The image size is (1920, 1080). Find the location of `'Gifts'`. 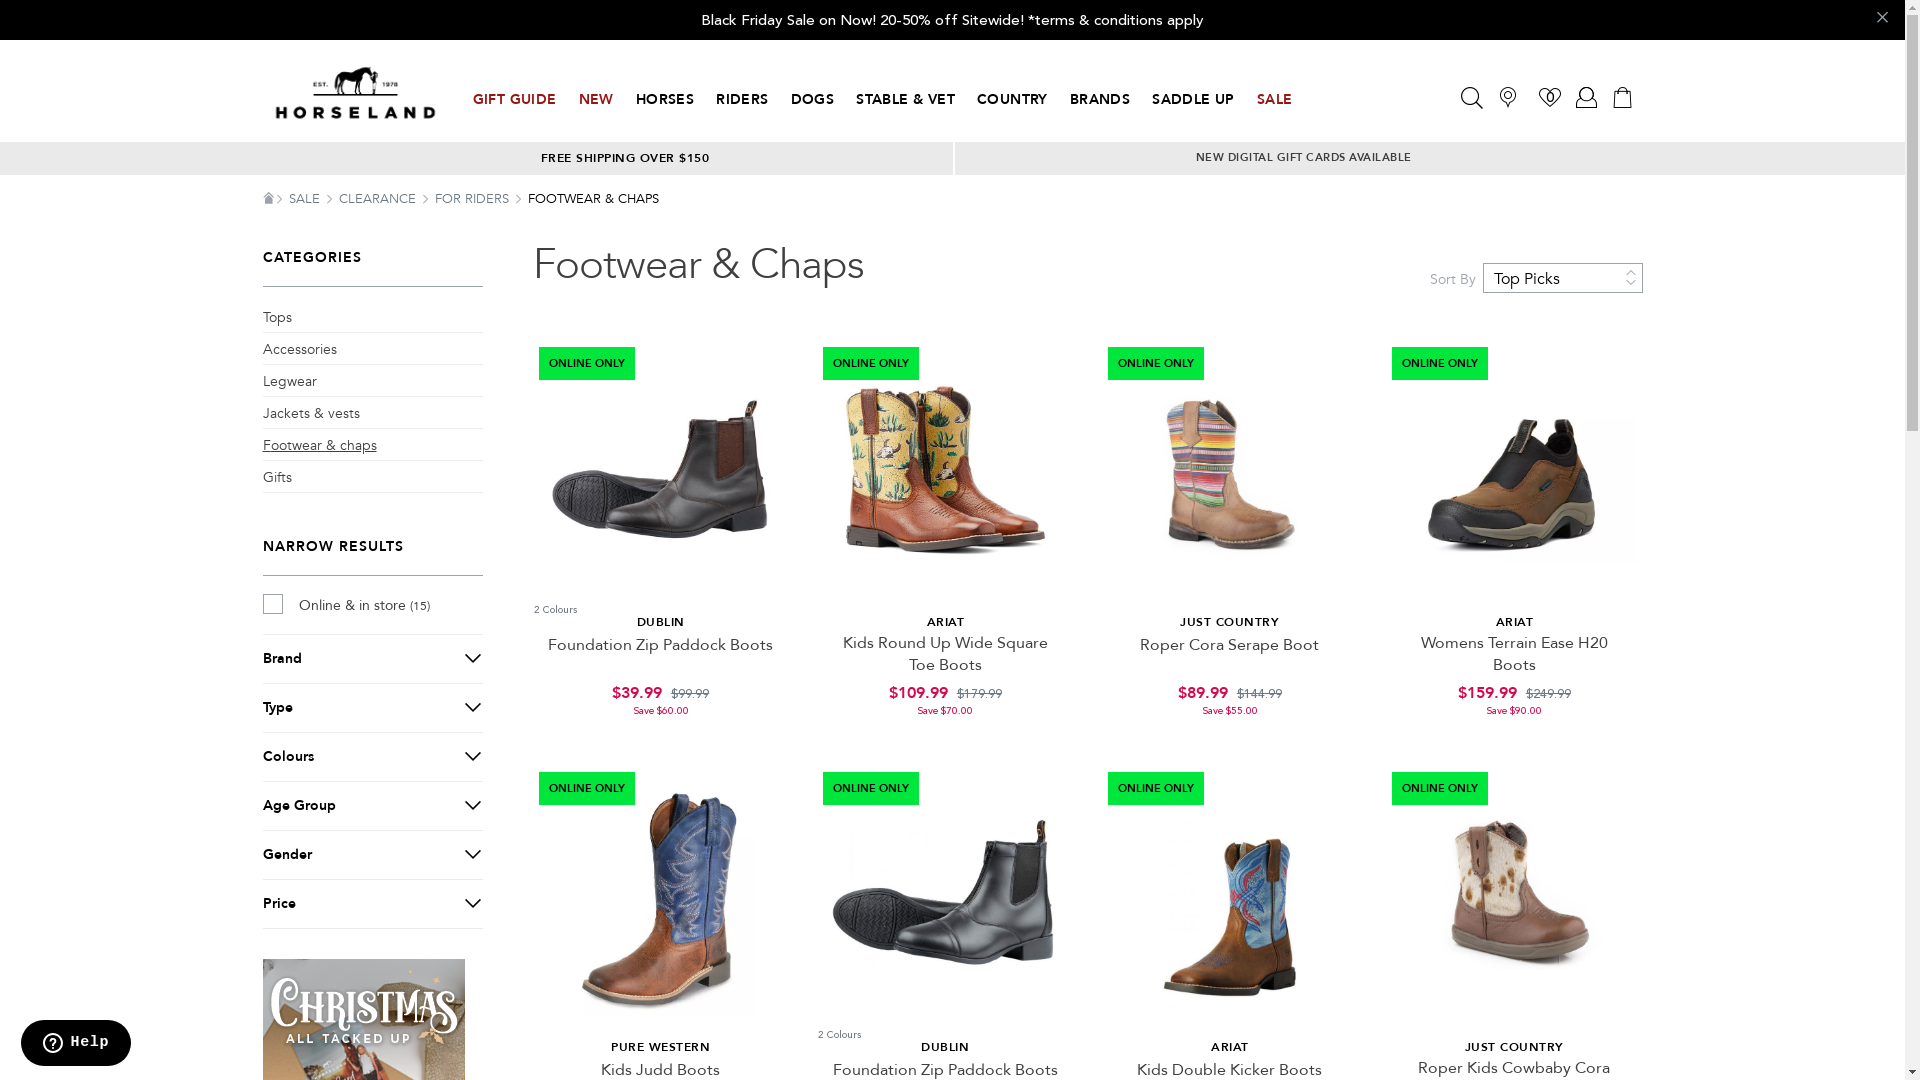

'Gifts' is located at coordinates (275, 478).